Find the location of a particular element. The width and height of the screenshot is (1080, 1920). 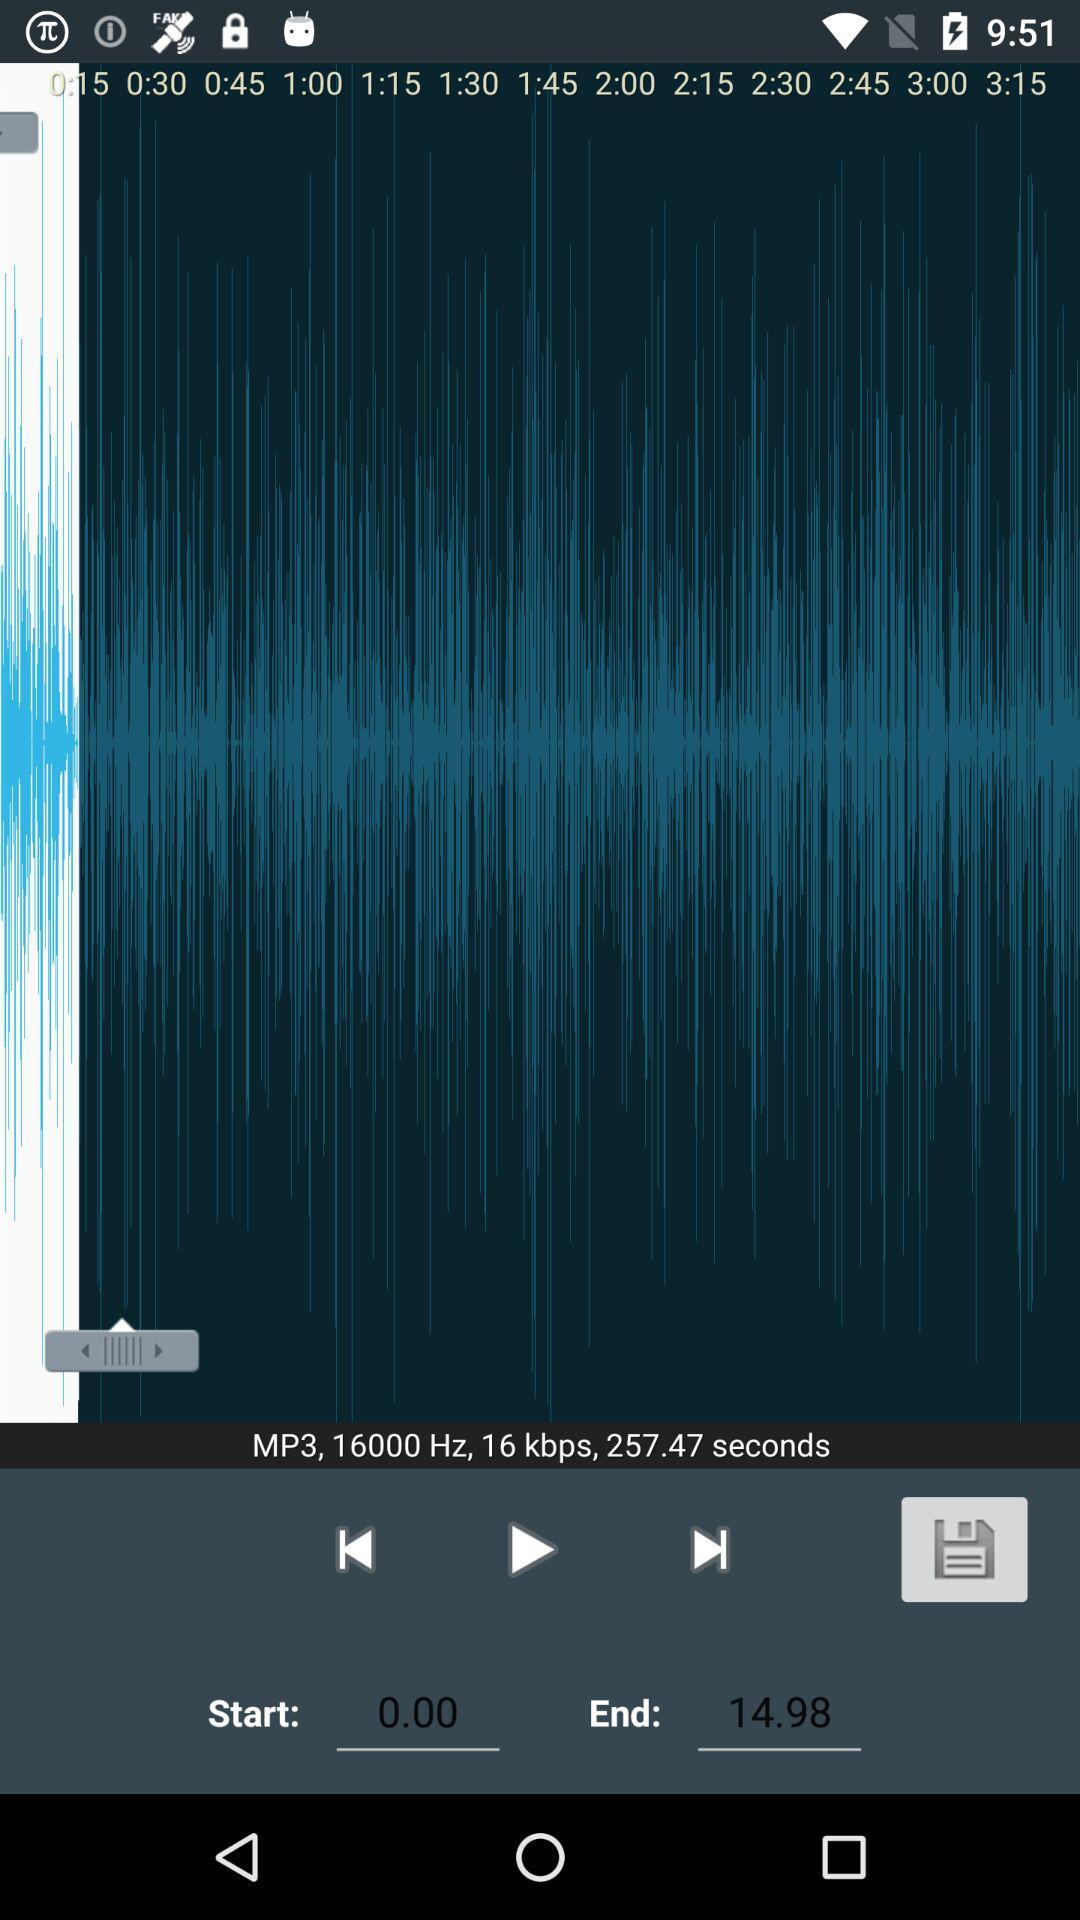

play button which is at bottom of the page is located at coordinates (531, 1548).